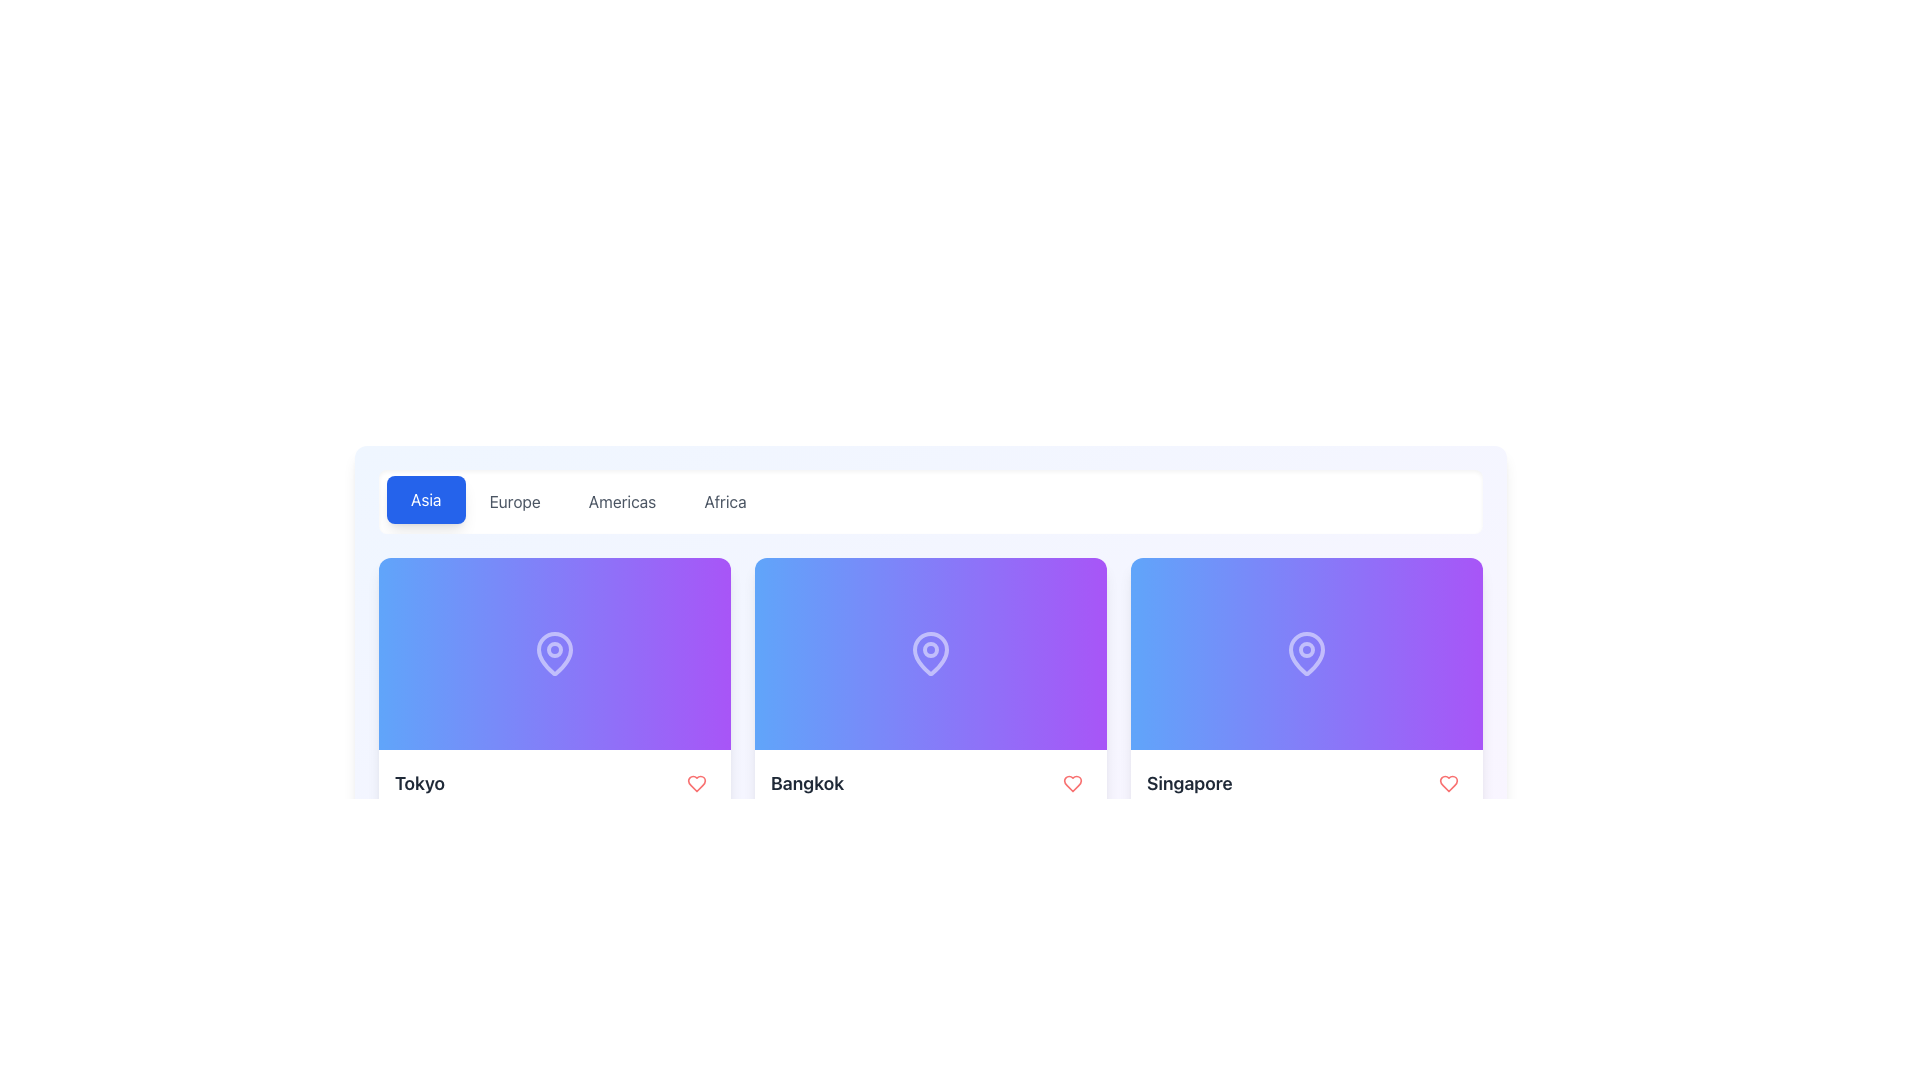  Describe the element at coordinates (425, 499) in the screenshot. I see `the 'Asia' button located at the far left of the navigation bar` at that location.